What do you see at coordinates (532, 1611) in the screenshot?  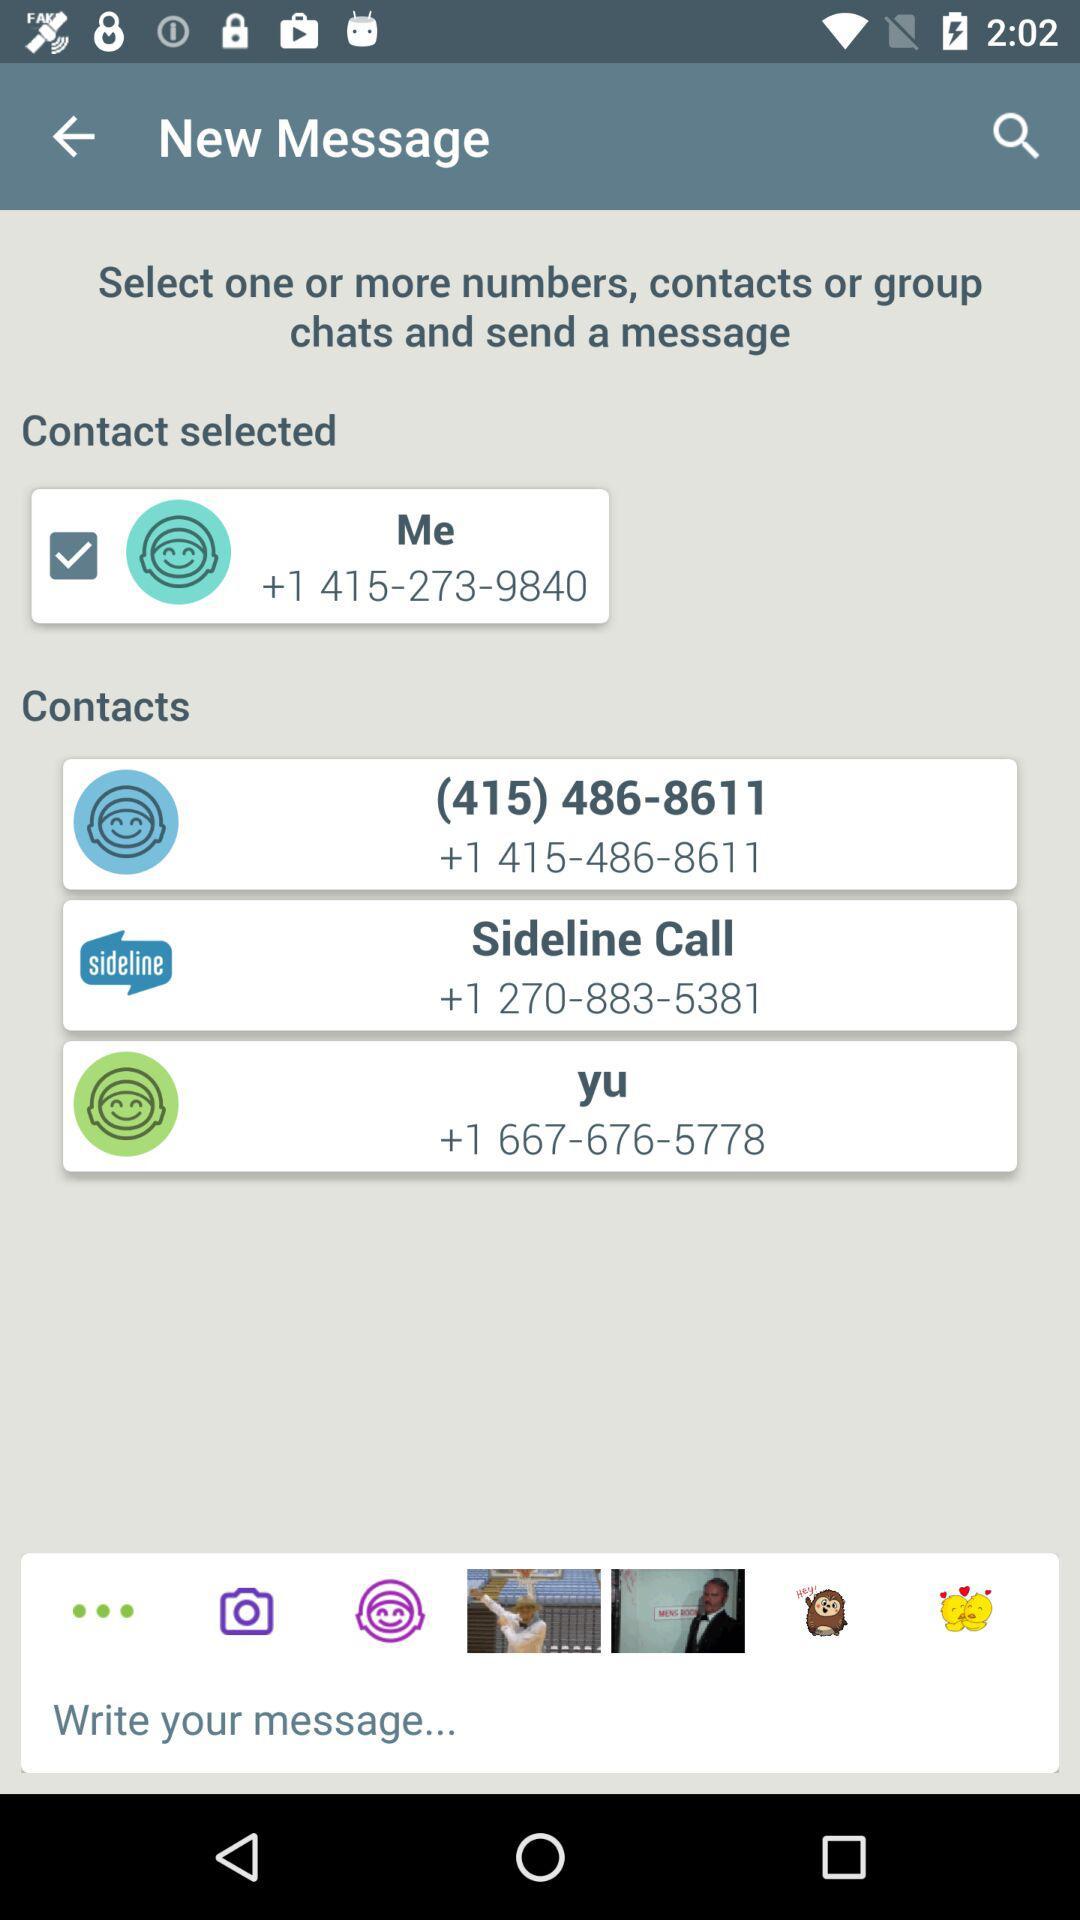 I see `image` at bounding box center [532, 1611].